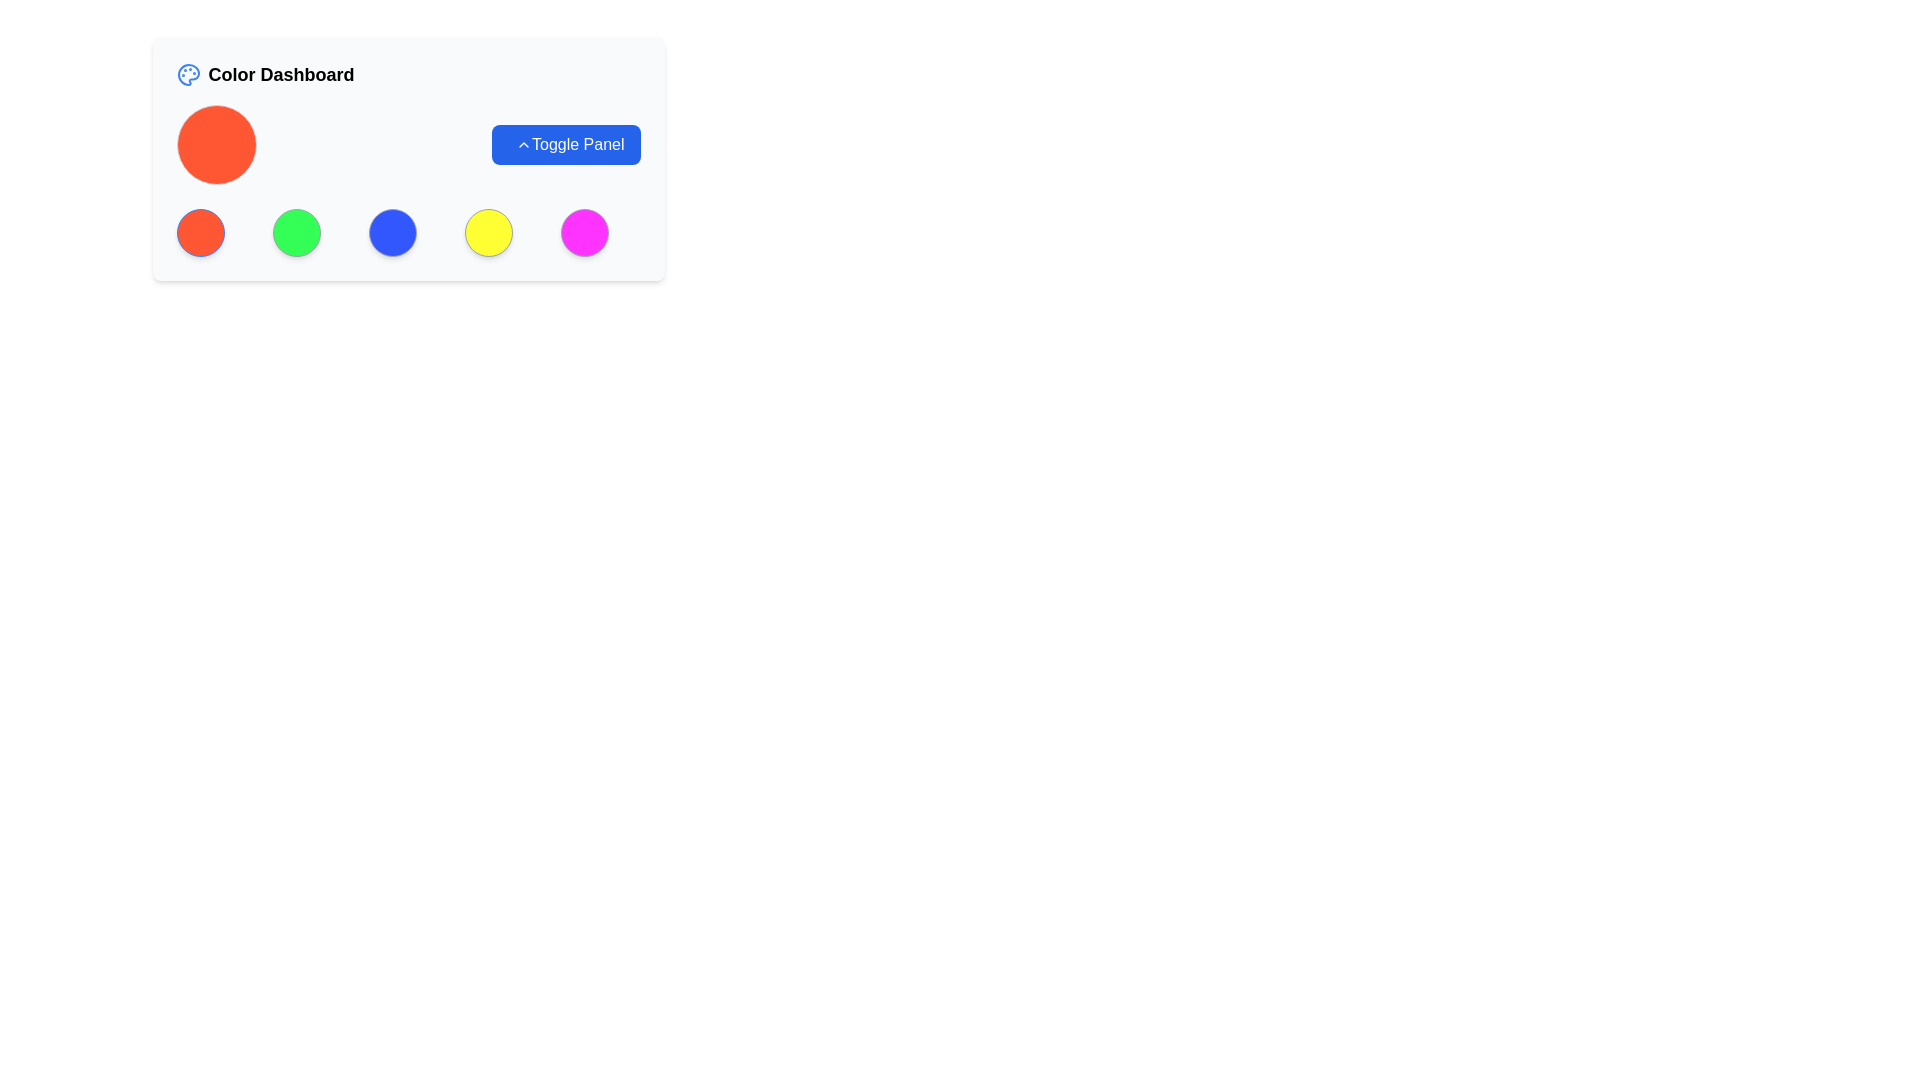 Image resolution: width=1920 pixels, height=1080 pixels. What do you see at coordinates (295, 231) in the screenshot?
I see `the second circular button in the row of five, located below the 'Color Dashboard' title` at bounding box center [295, 231].